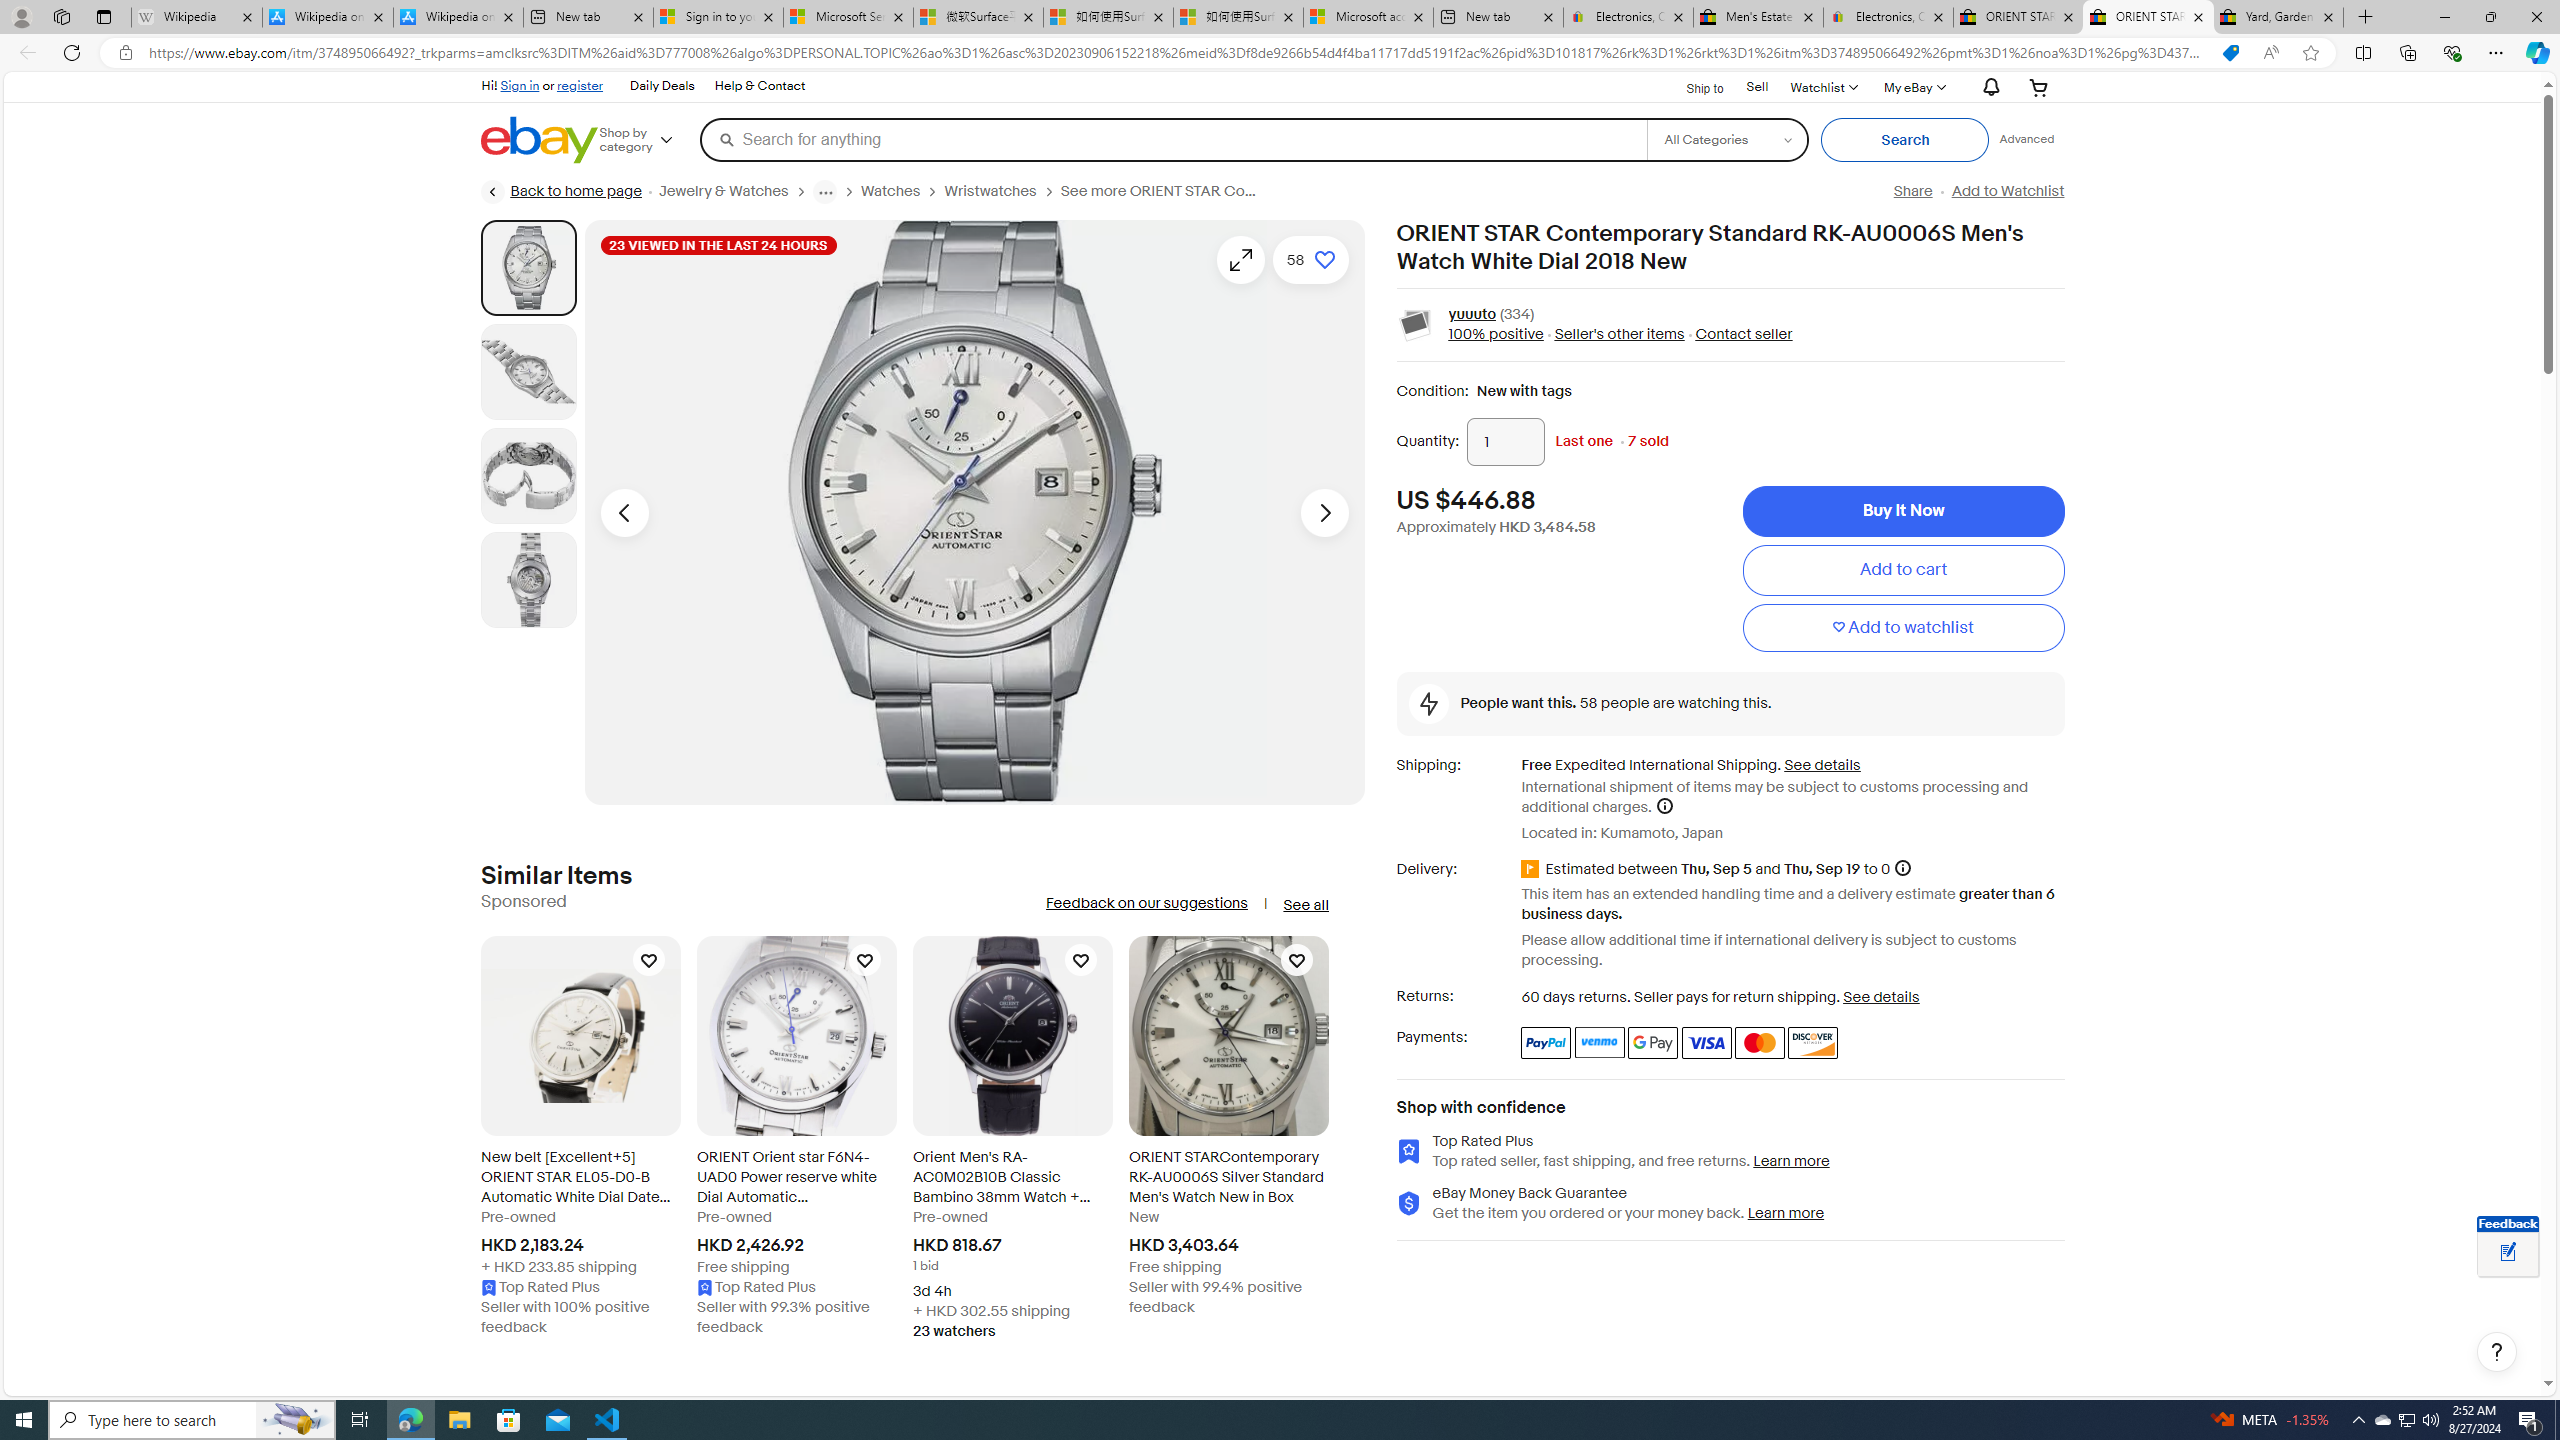  I want to click on 'Class: ux-action', so click(1414, 325).